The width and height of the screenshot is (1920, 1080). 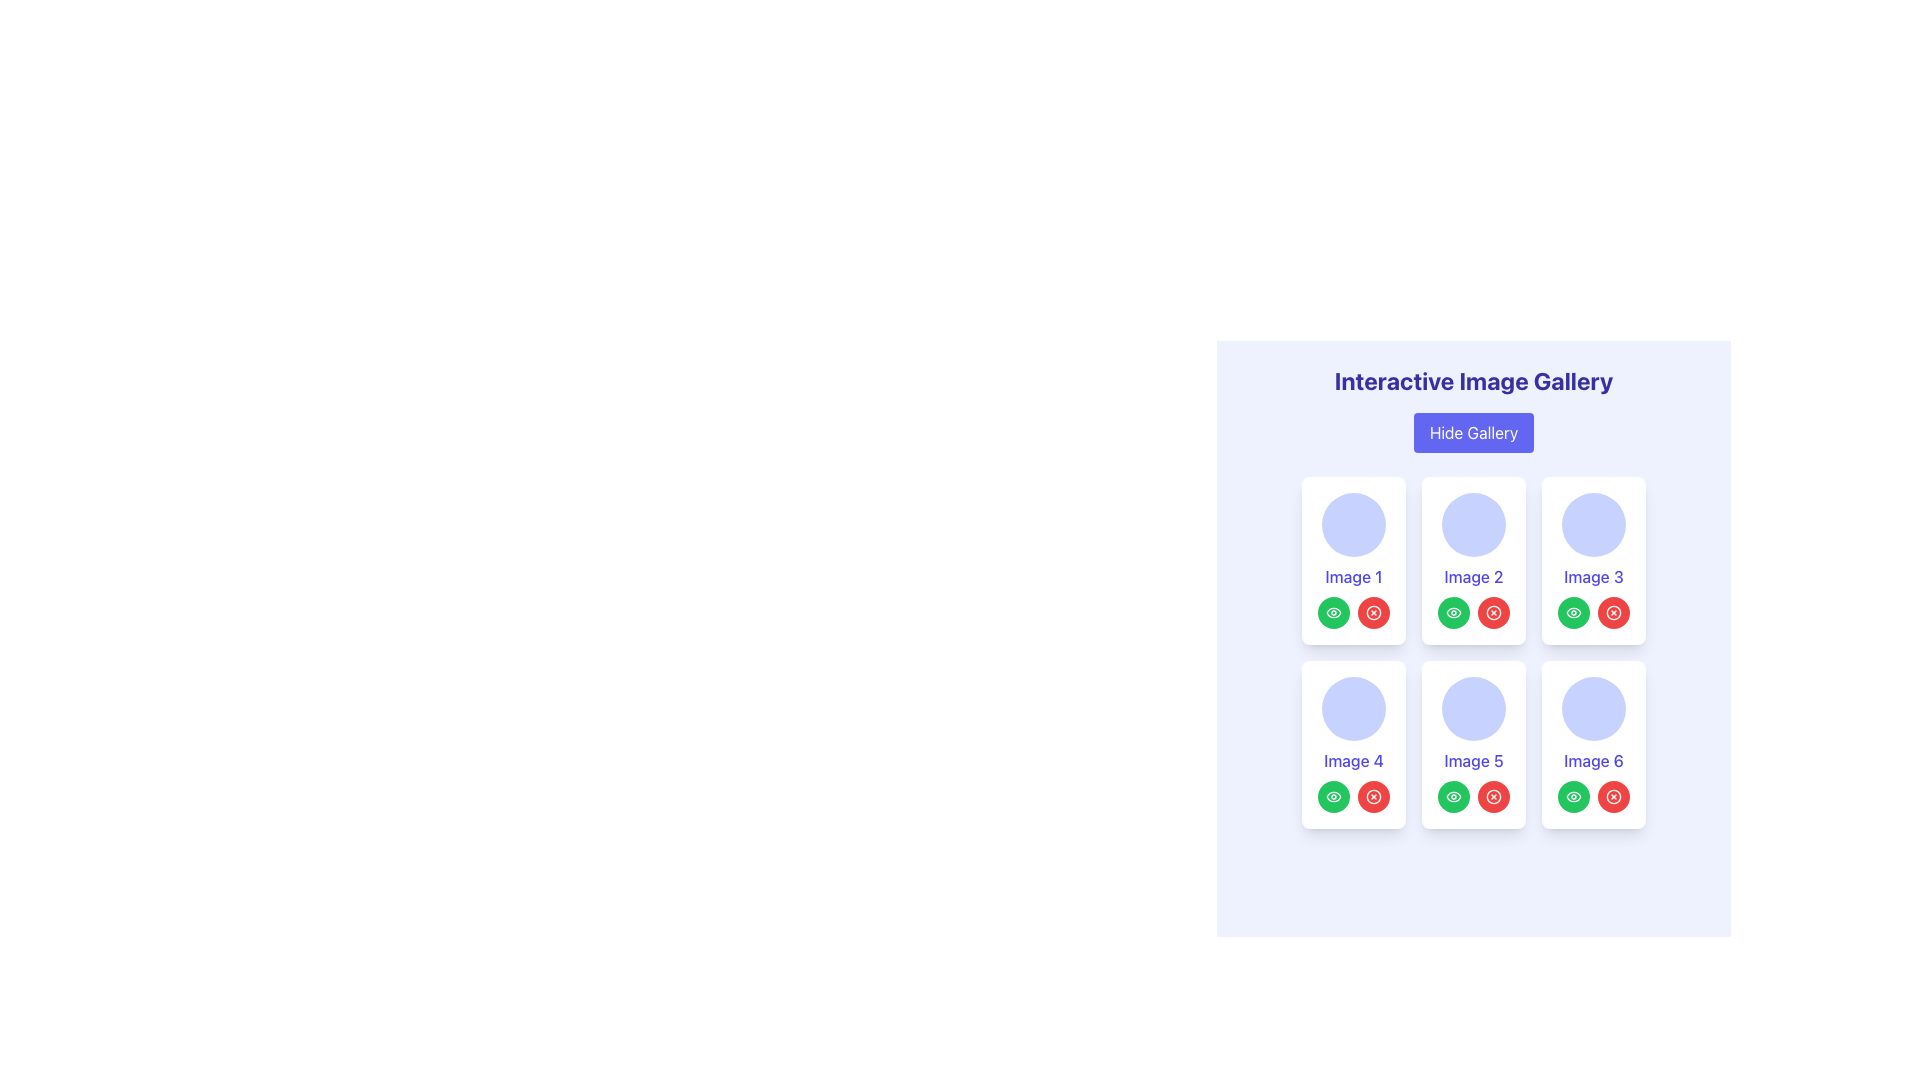 What do you see at coordinates (1613, 612) in the screenshot?
I see `the 'delete' button located in the third card of the top row in the interactive gallery grid, positioned to the bottom right of the green circular button with an eye icon` at bounding box center [1613, 612].